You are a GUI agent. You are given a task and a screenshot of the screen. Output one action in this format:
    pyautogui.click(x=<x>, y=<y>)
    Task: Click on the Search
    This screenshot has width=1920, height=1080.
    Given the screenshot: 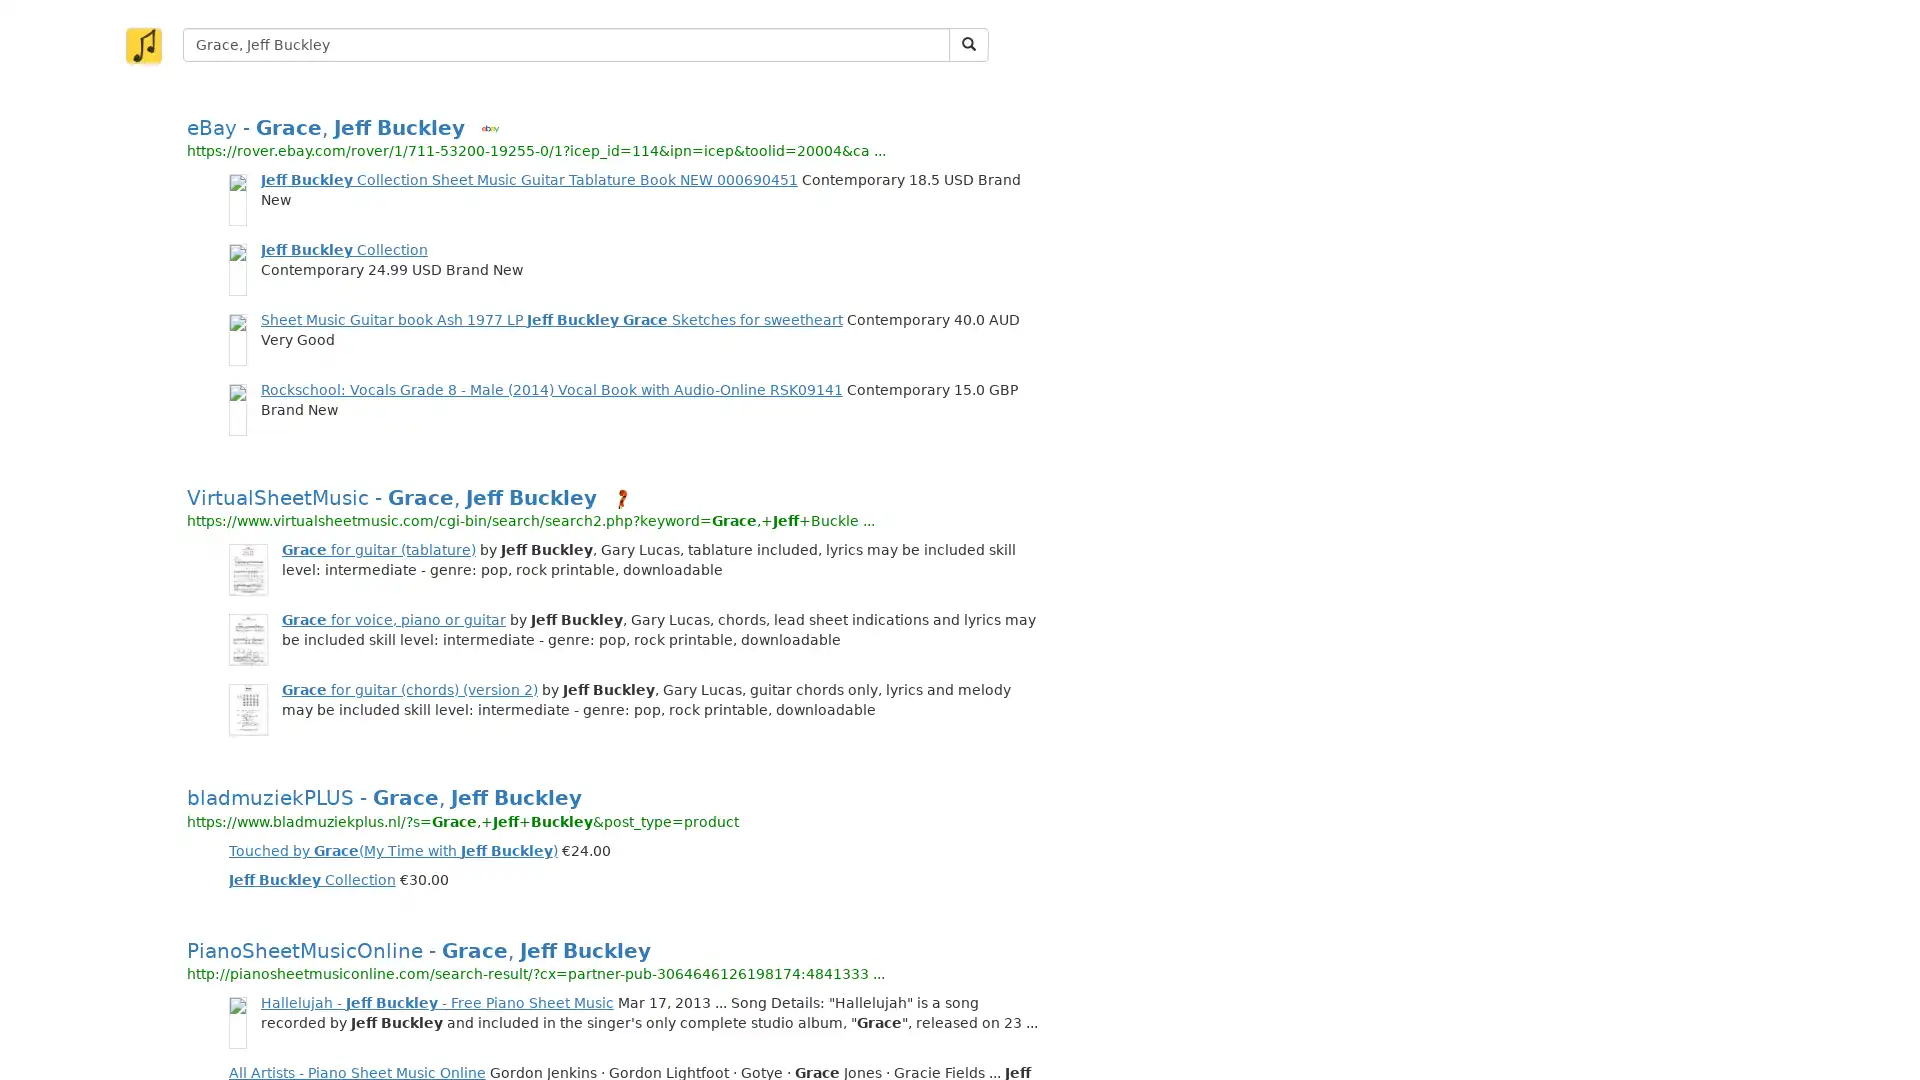 What is the action you would take?
    pyautogui.click(x=969, y=45)
    